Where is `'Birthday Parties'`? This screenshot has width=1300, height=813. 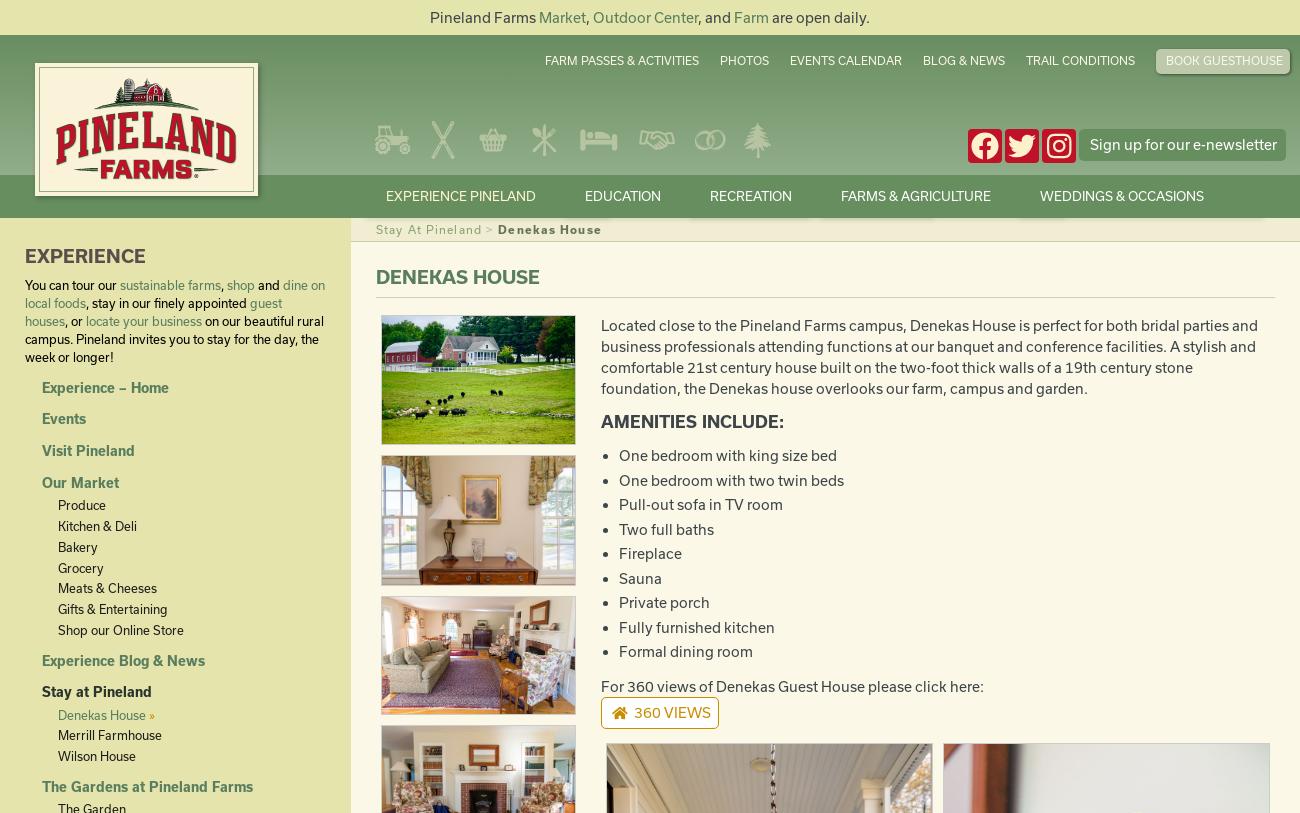
'Birthday Parties' is located at coordinates (635, 463).